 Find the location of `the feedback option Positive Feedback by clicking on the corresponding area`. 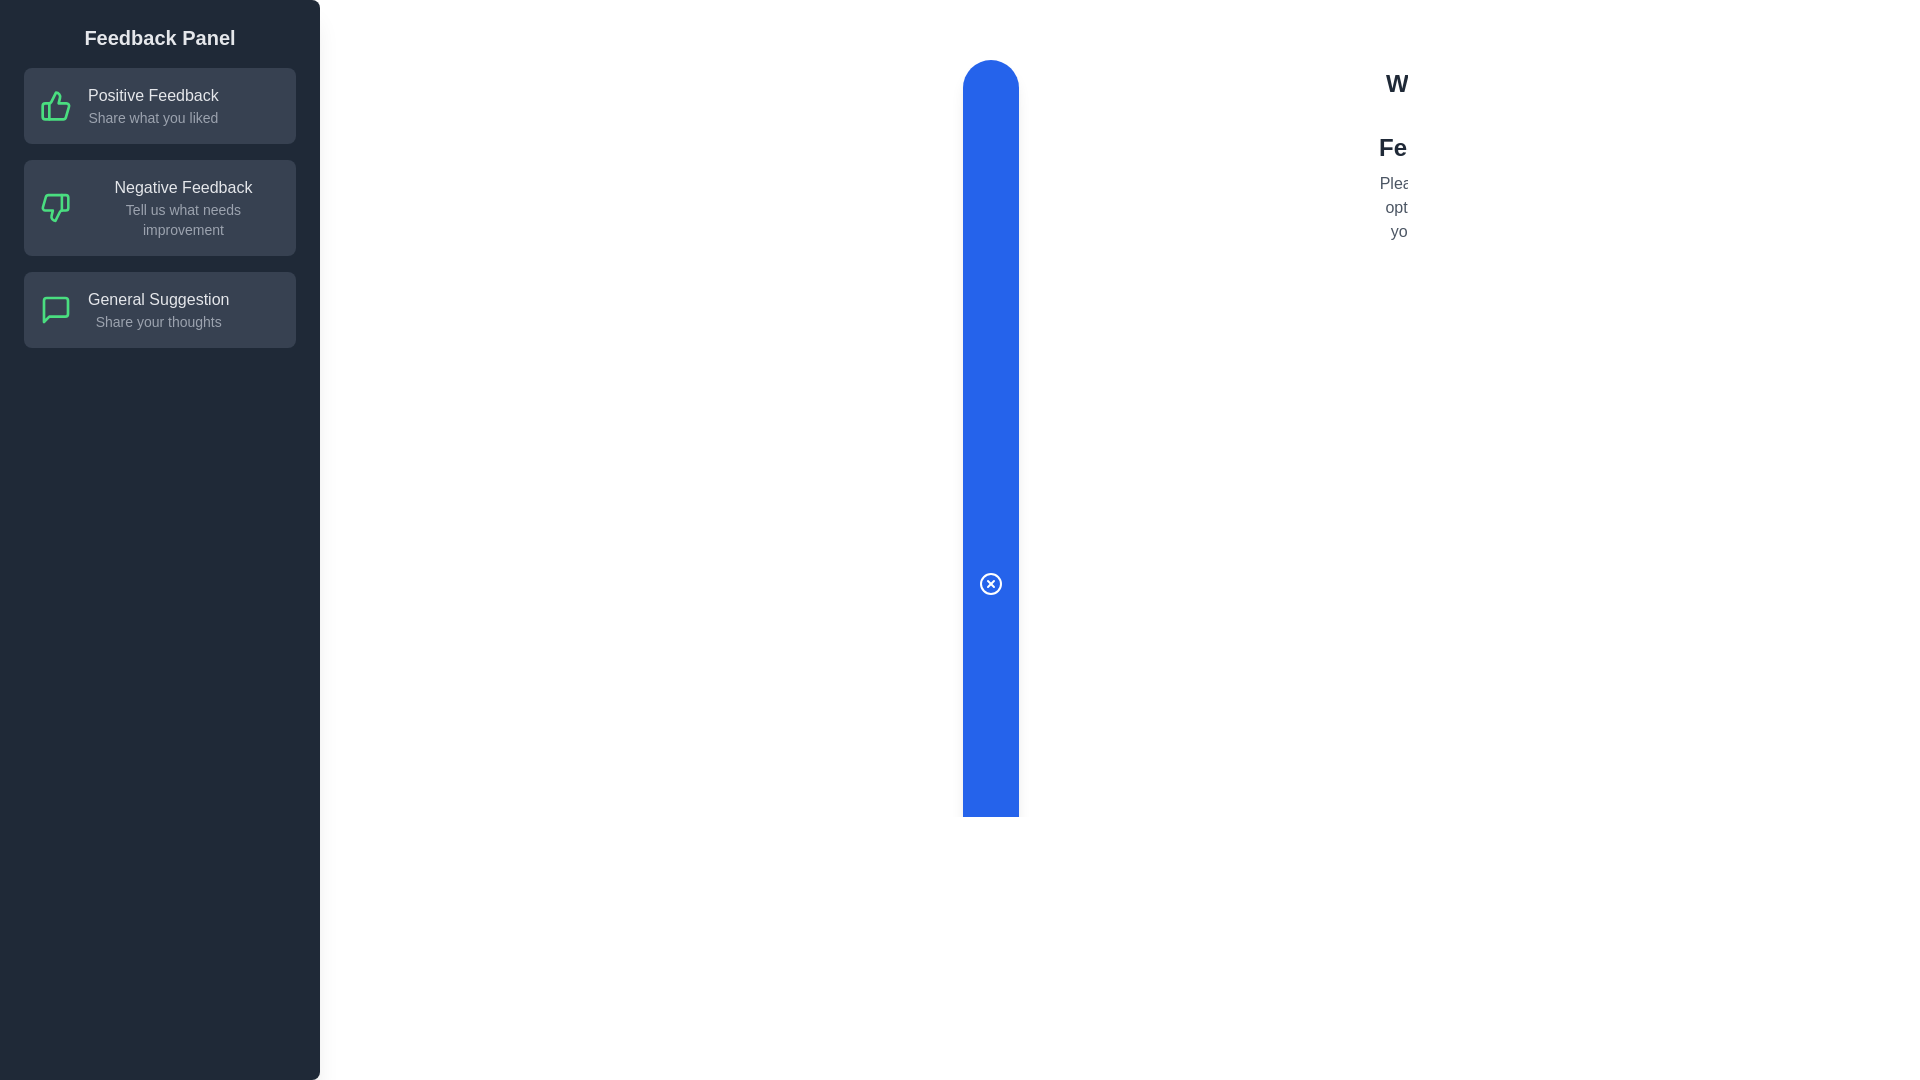

the feedback option Positive Feedback by clicking on the corresponding area is located at coordinates (158, 105).